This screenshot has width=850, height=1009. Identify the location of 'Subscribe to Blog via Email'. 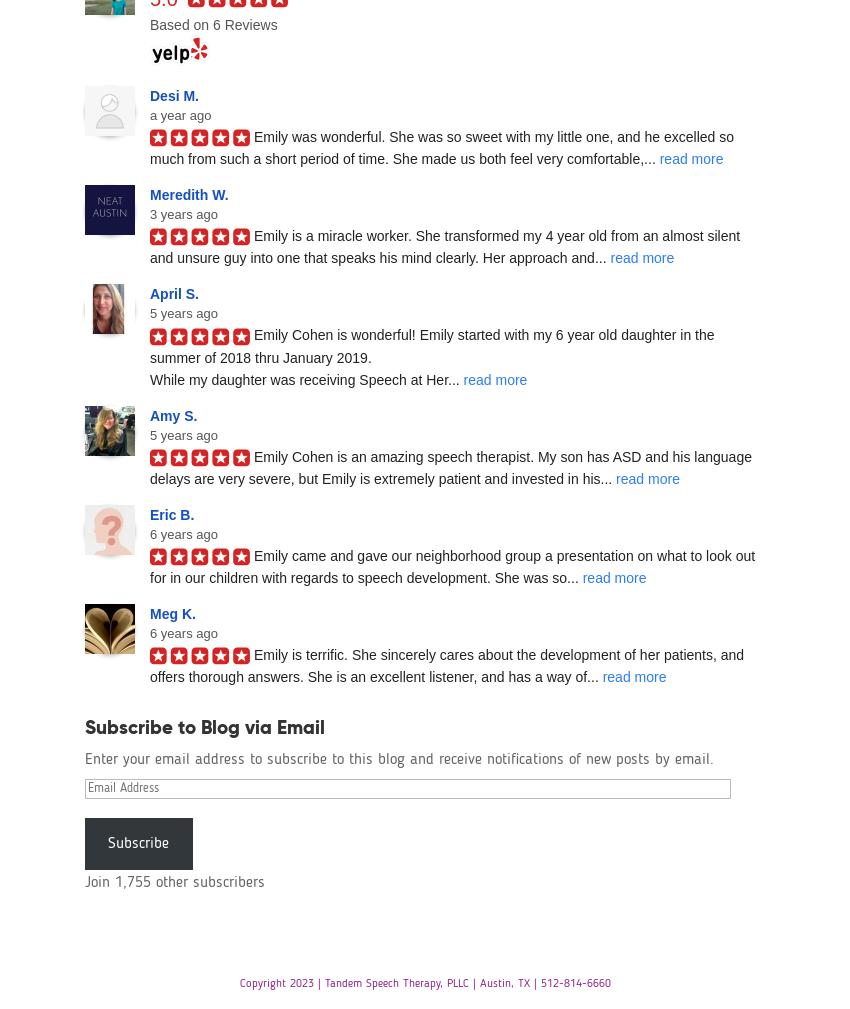
(204, 727).